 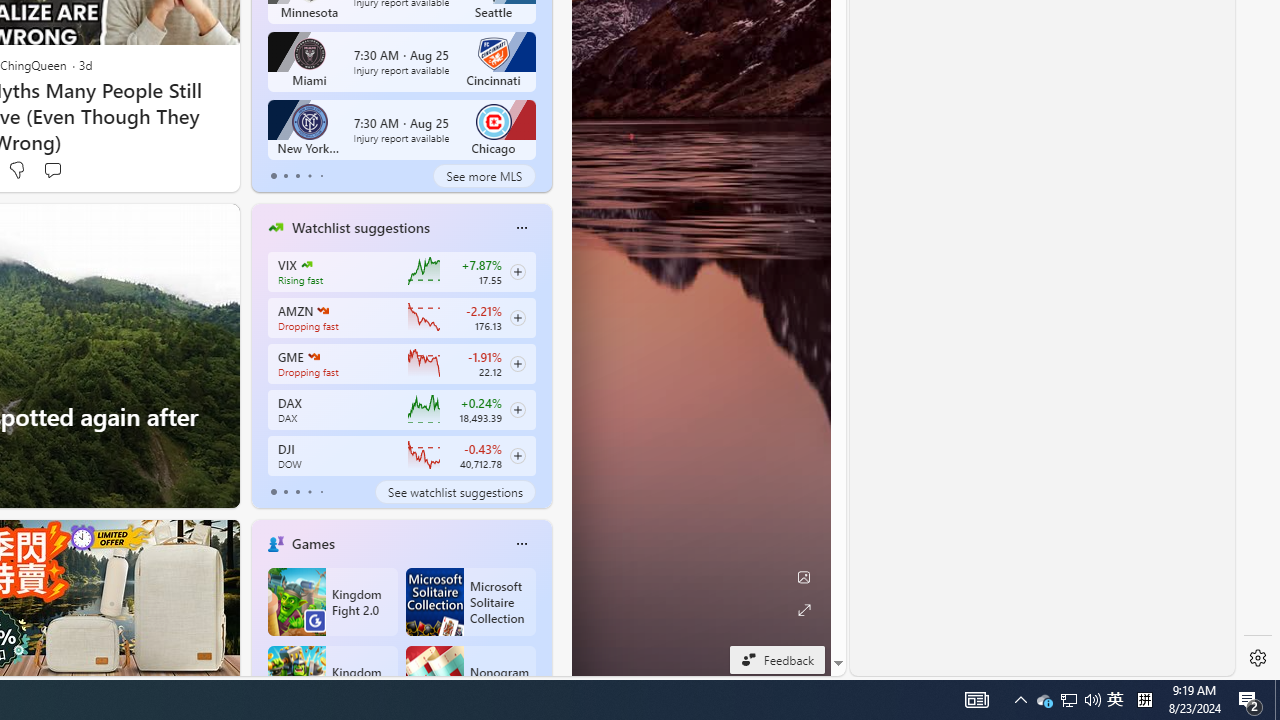 I want to click on 'tab-2', so click(x=296, y=492).